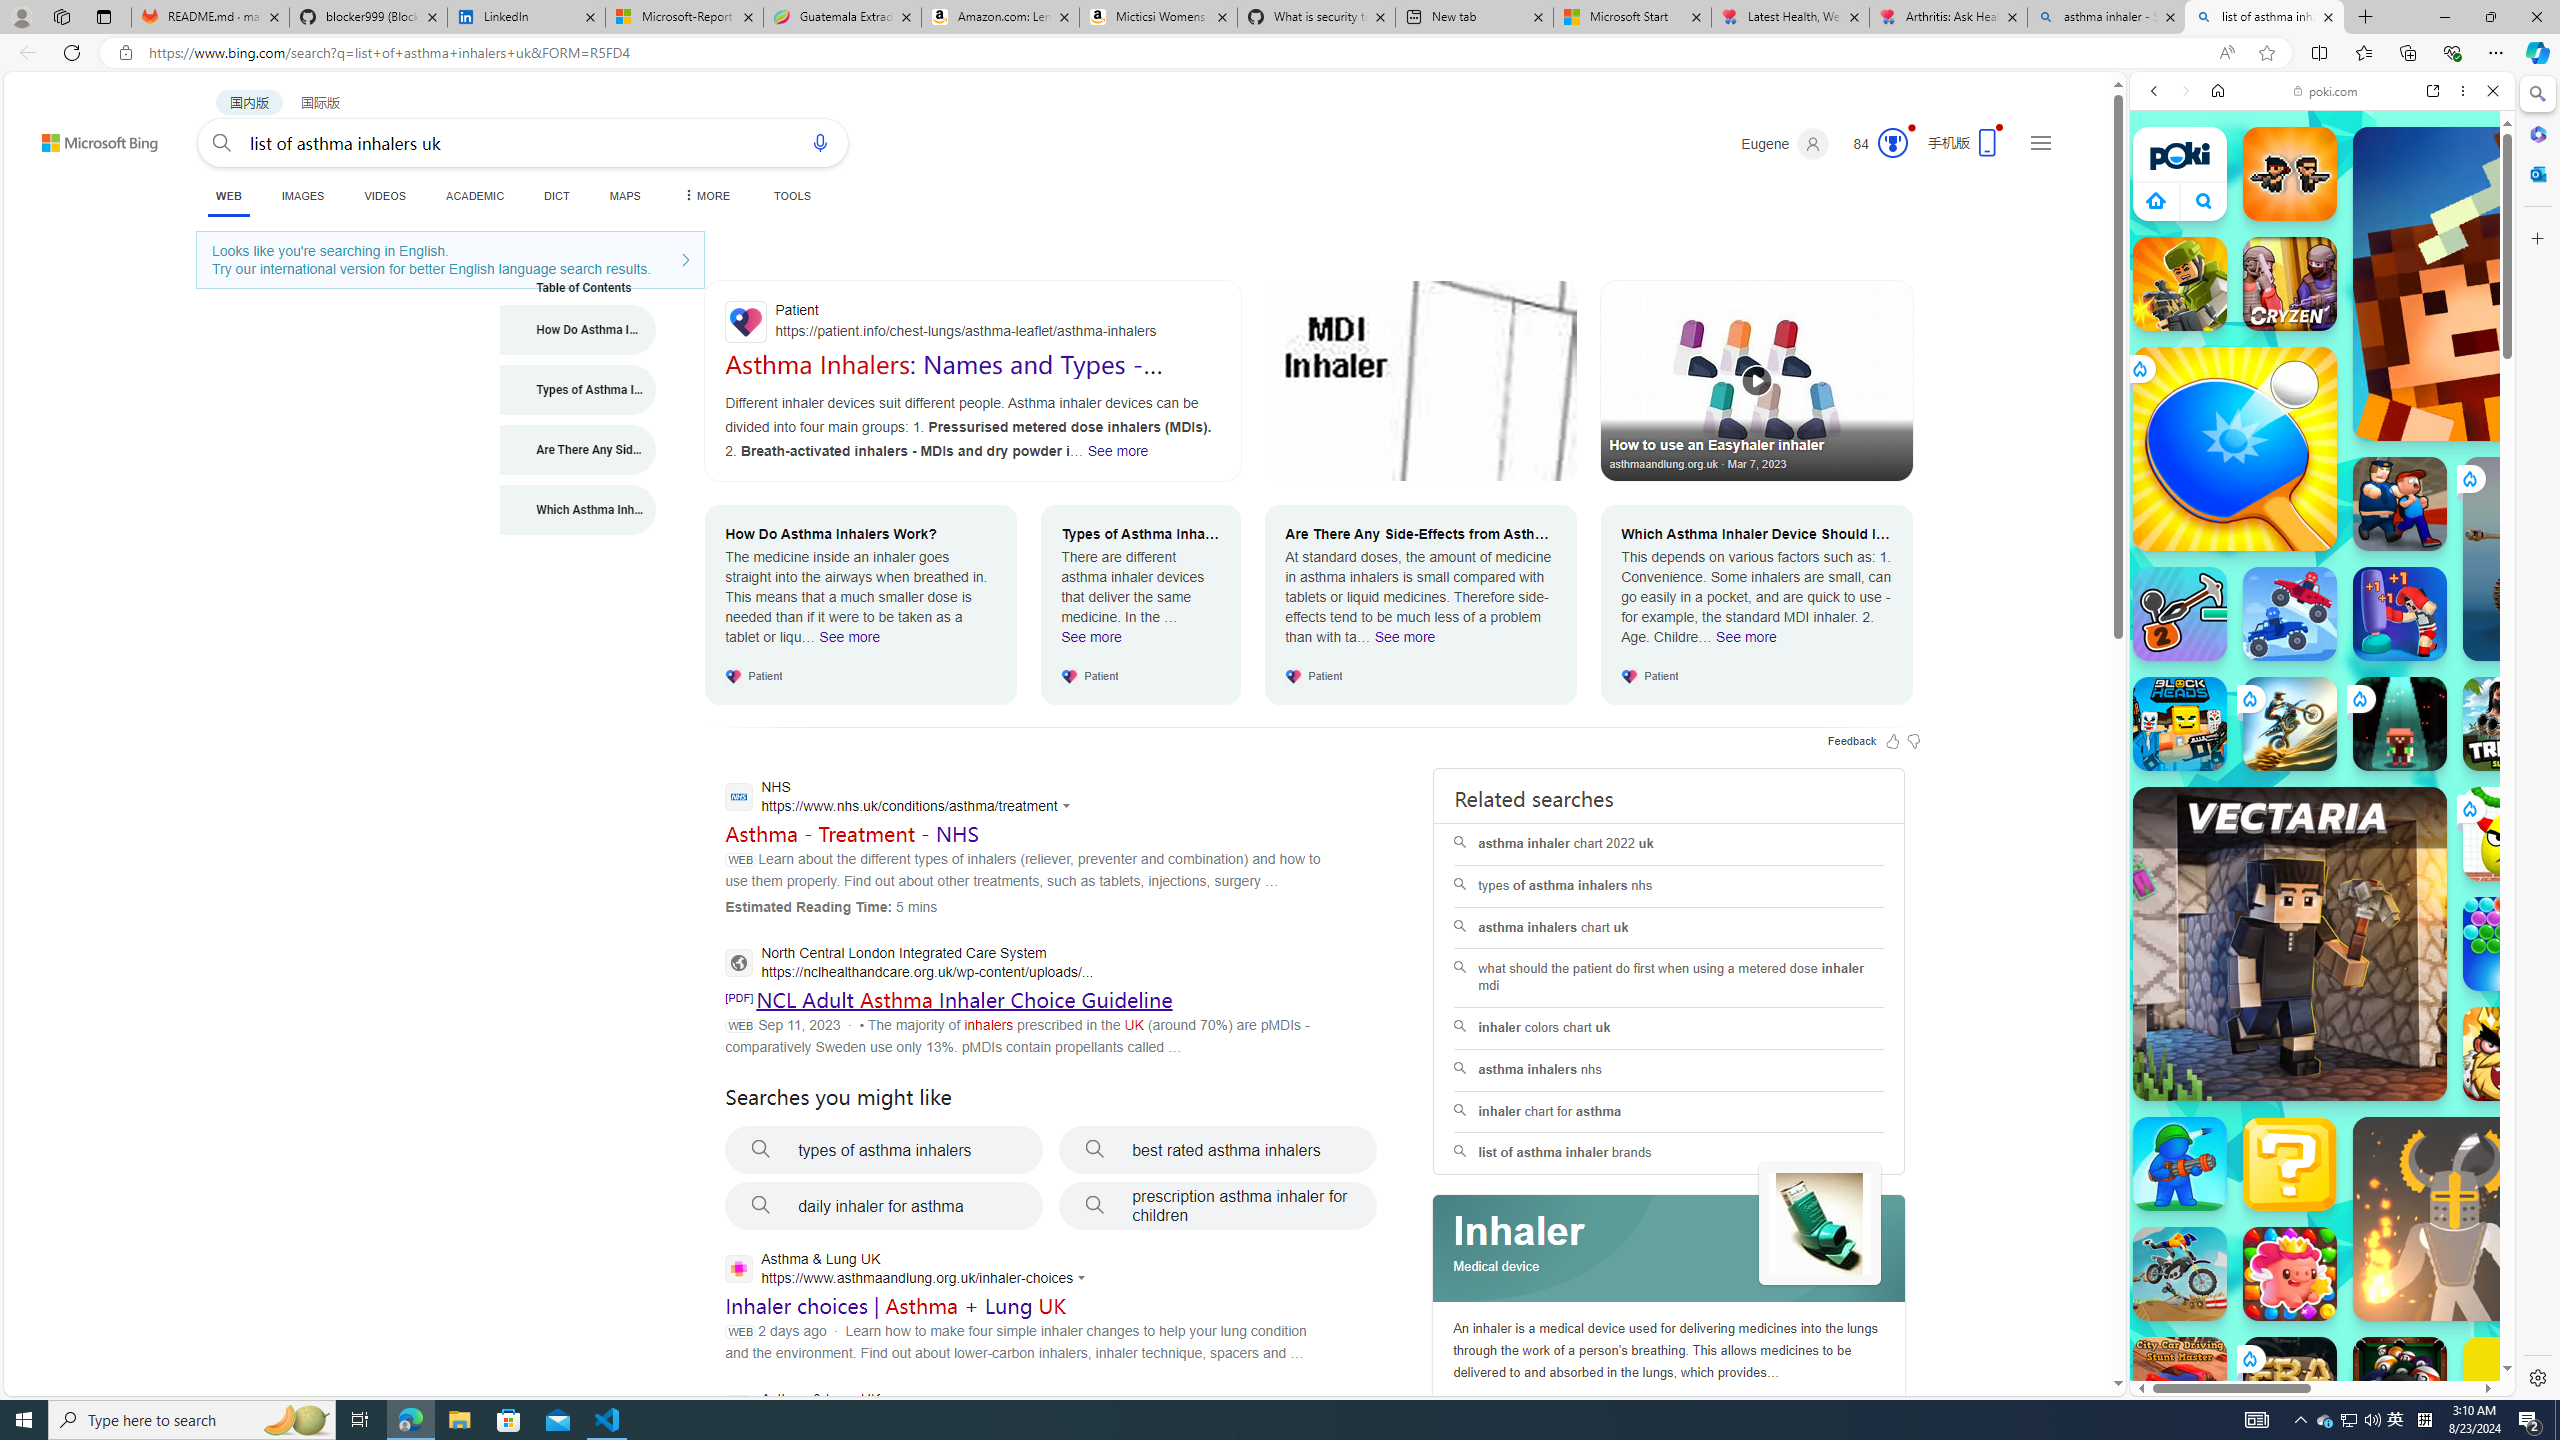  Describe the element at coordinates (2106, 16) in the screenshot. I see `'asthma inhaler - Search'` at that location.